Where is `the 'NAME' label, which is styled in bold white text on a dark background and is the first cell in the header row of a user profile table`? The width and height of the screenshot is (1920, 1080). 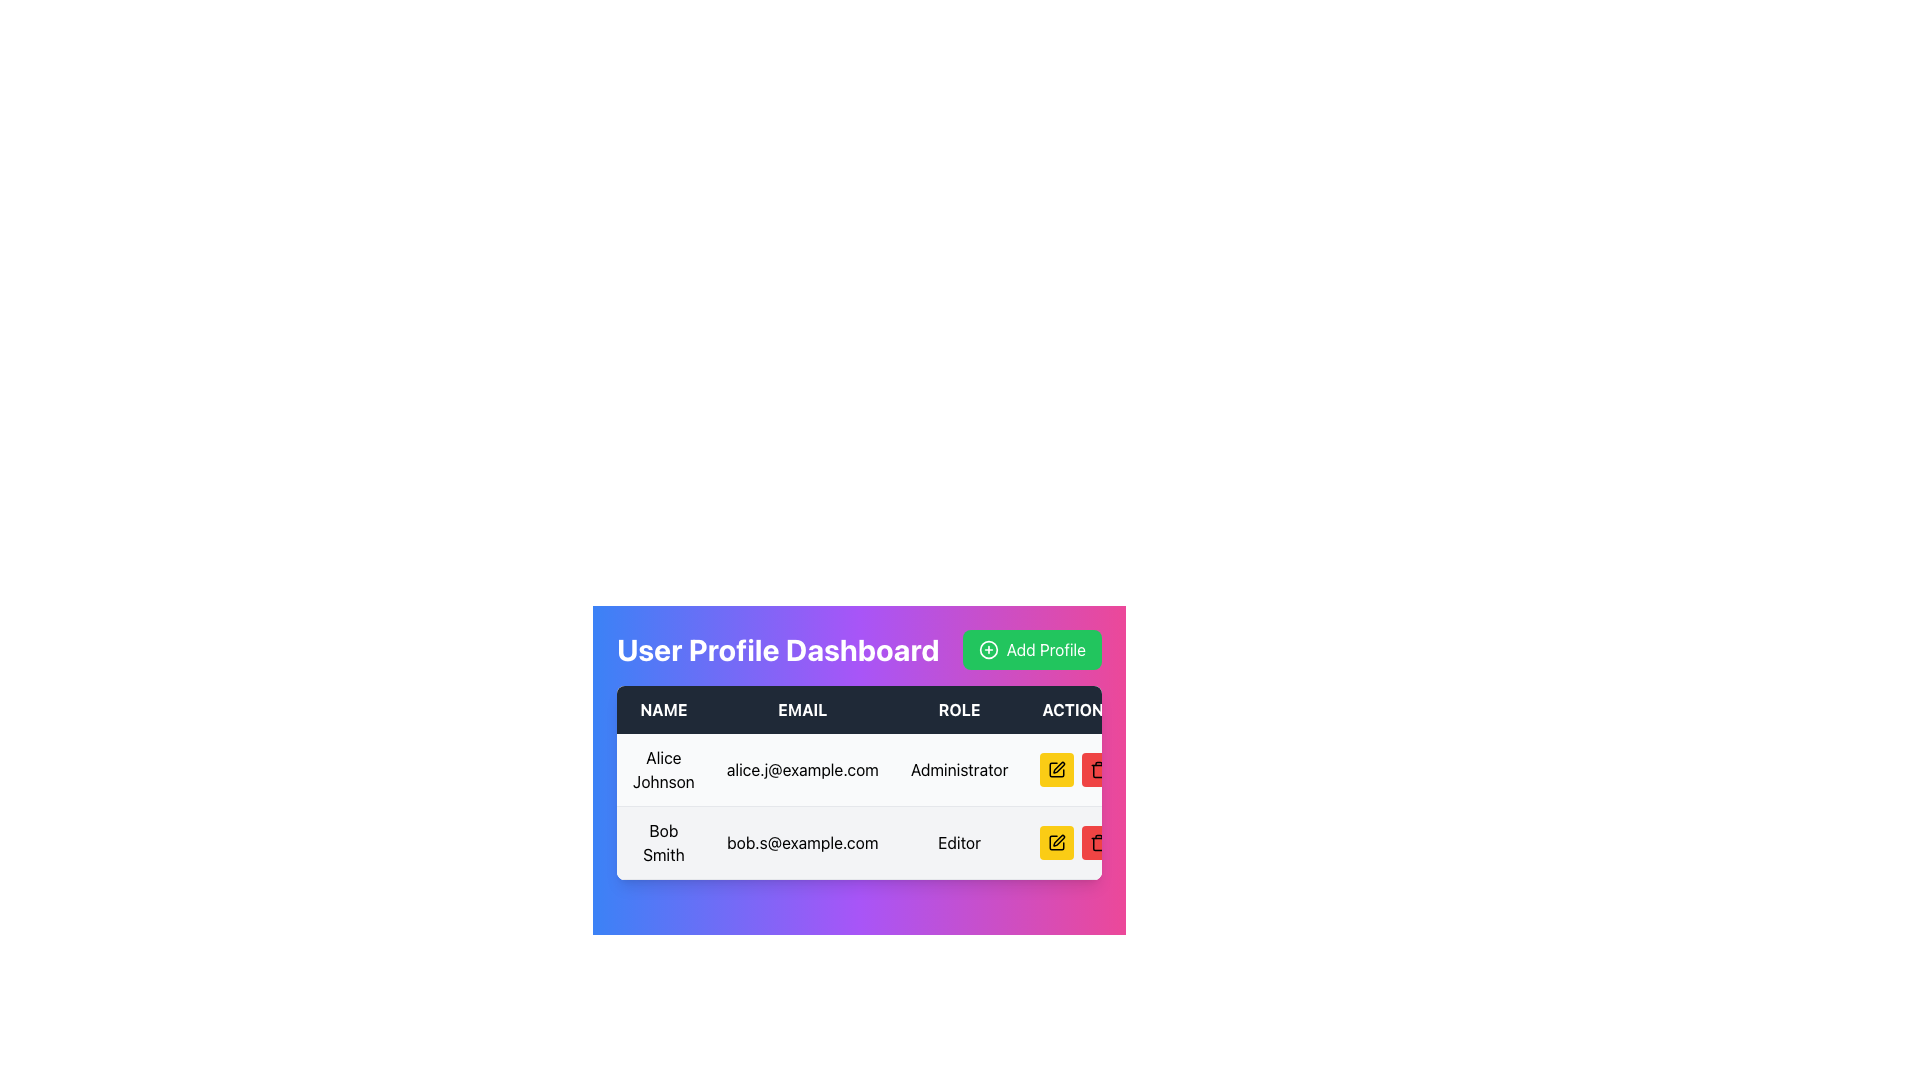
the 'NAME' label, which is styled in bold white text on a dark background and is the first cell in the header row of a user profile table is located at coordinates (663, 708).